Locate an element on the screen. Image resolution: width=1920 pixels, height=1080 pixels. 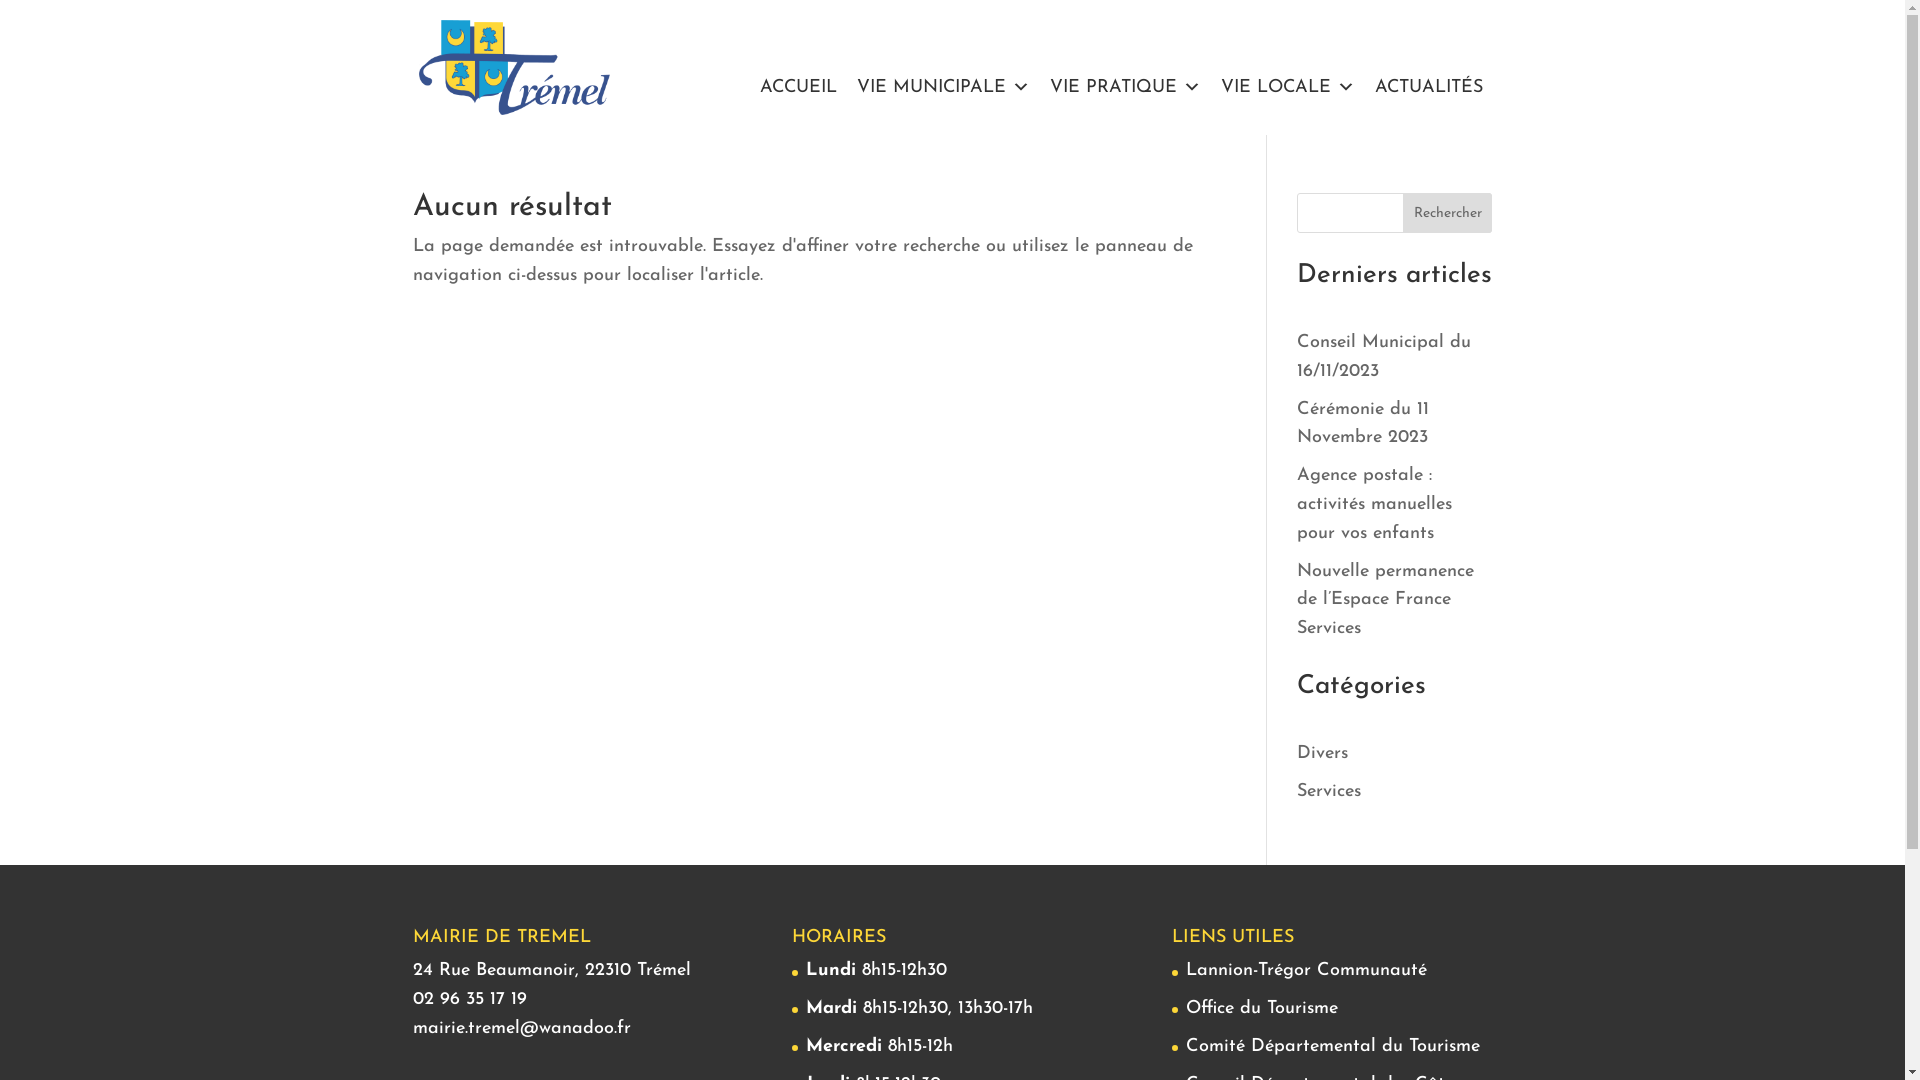
'mairie.tremel@wanadoo.fr' is located at coordinates (521, 1028).